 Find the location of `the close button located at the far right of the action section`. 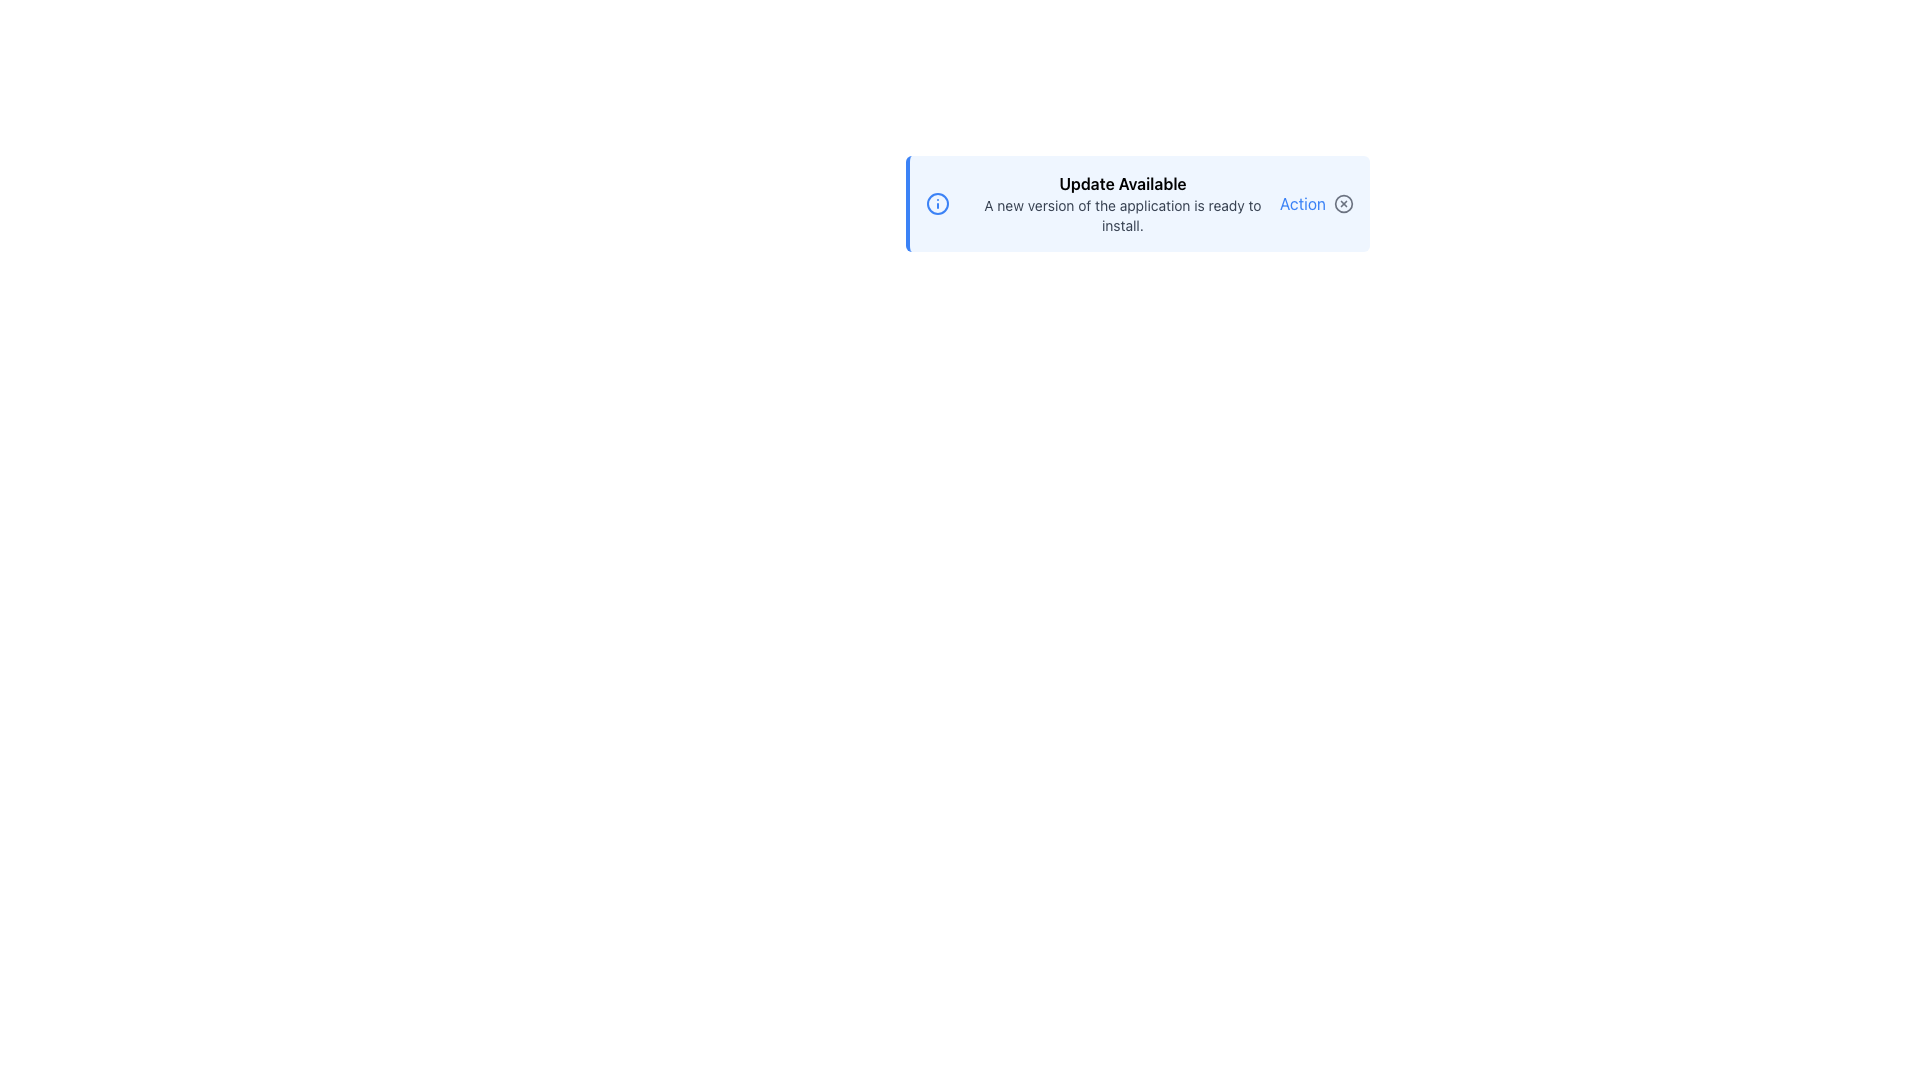

the close button located at the far right of the action section is located at coordinates (1344, 204).